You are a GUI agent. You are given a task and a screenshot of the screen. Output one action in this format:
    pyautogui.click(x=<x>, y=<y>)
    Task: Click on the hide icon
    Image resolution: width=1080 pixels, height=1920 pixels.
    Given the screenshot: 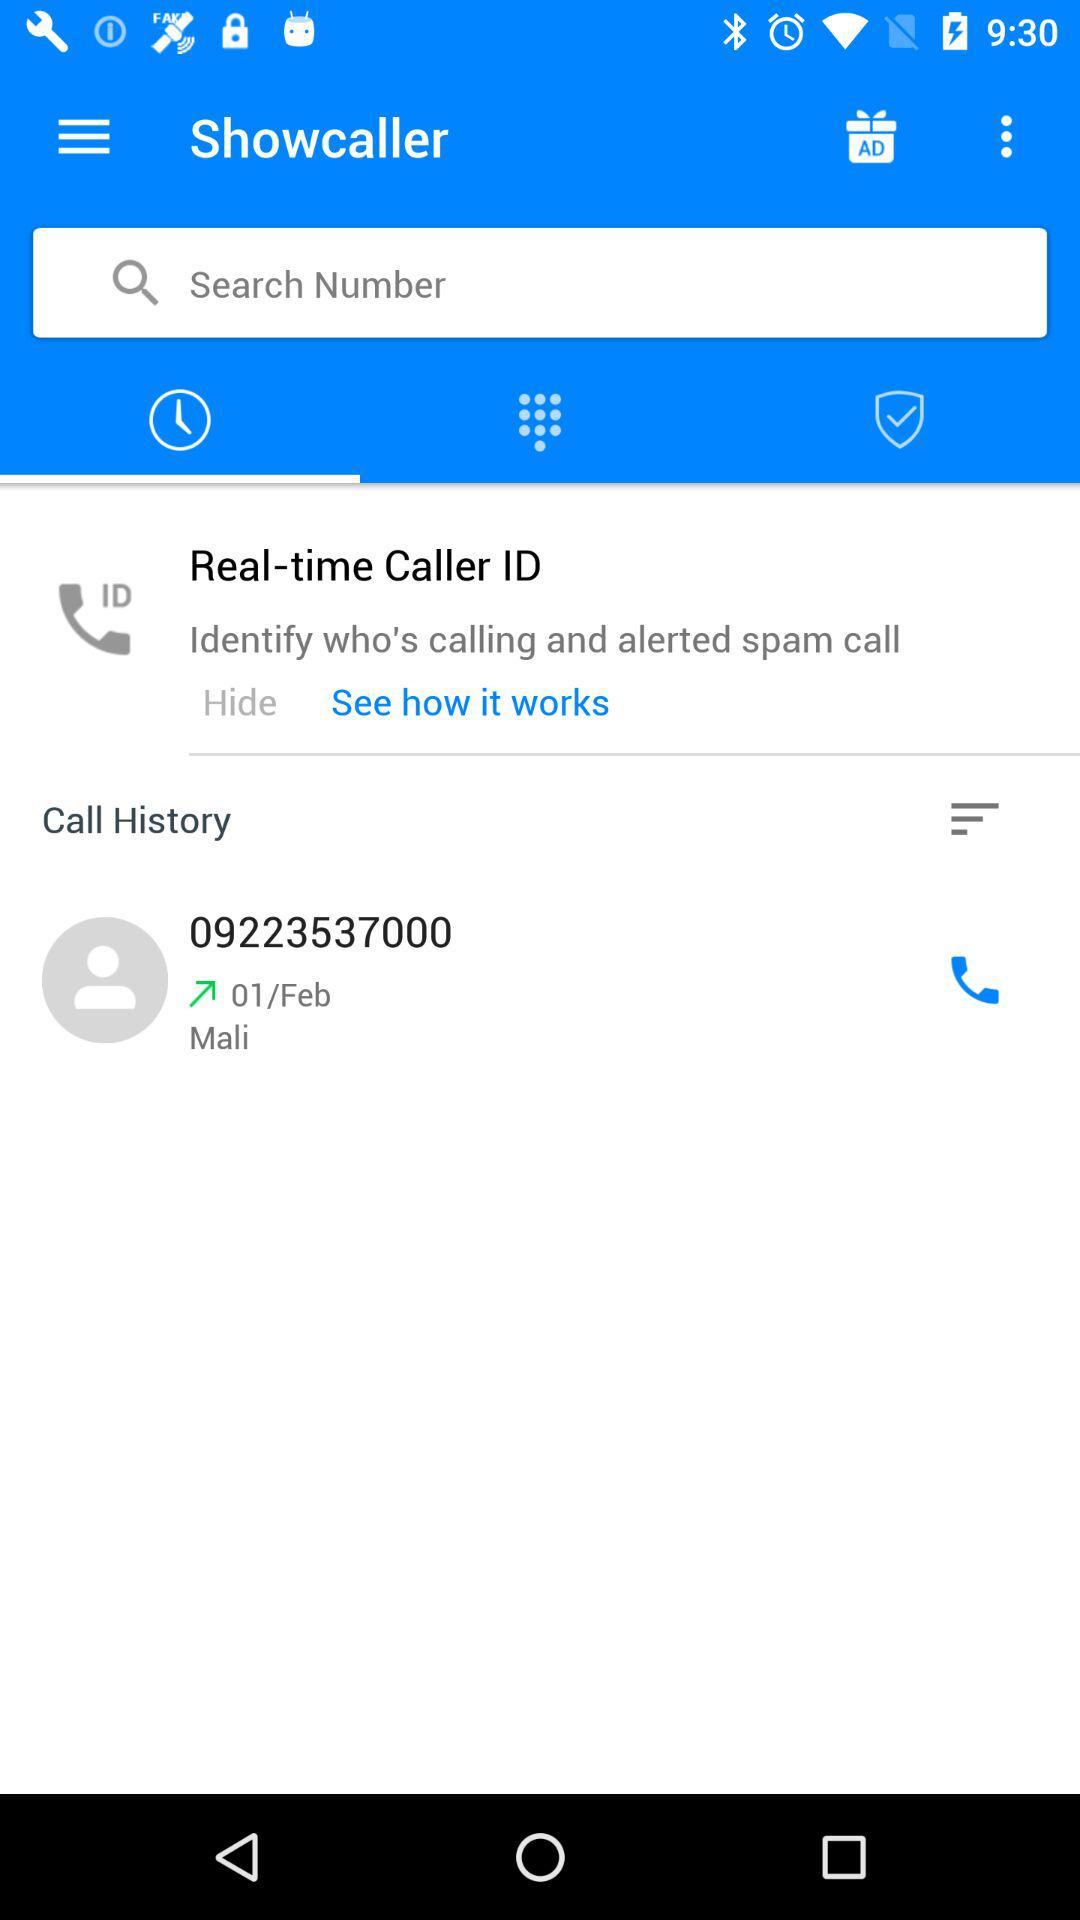 What is the action you would take?
    pyautogui.click(x=238, y=701)
    